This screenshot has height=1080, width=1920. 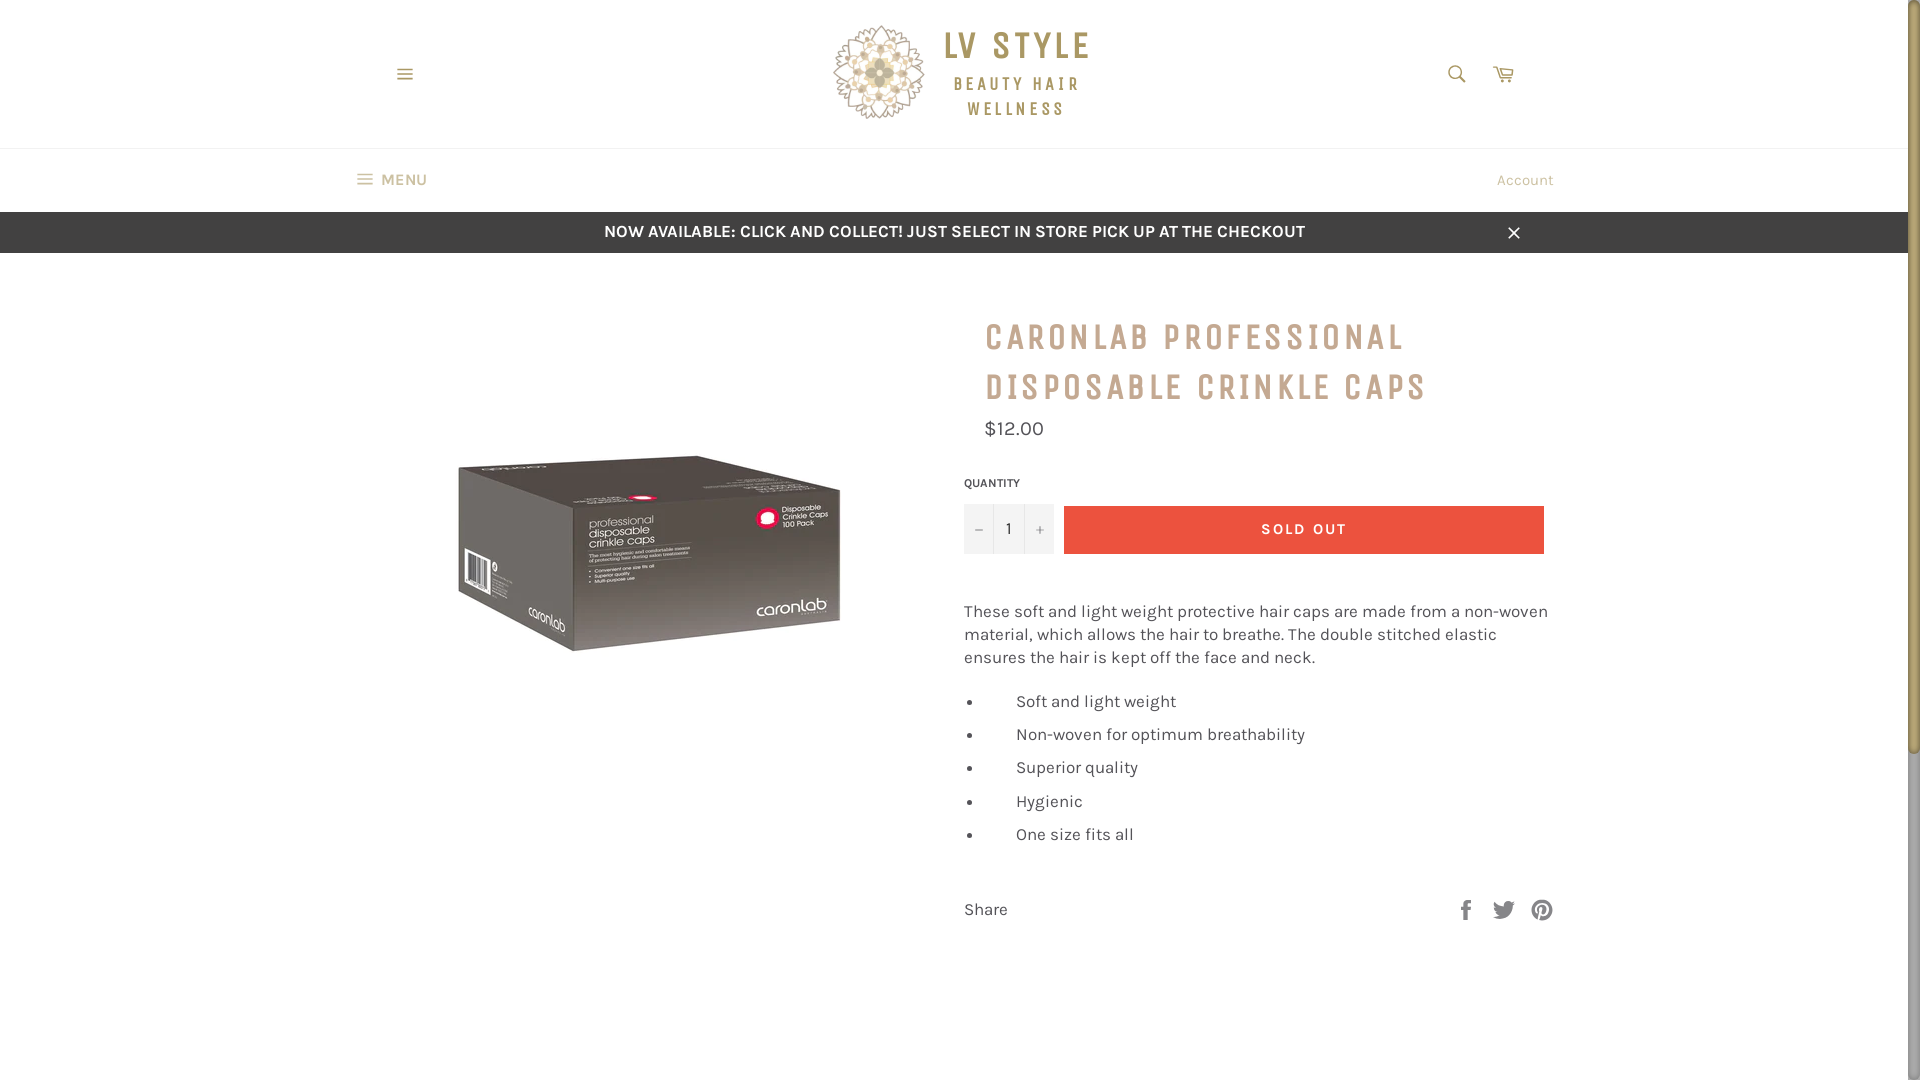 I want to click on 'Cart', so click(x=1502, y=72).